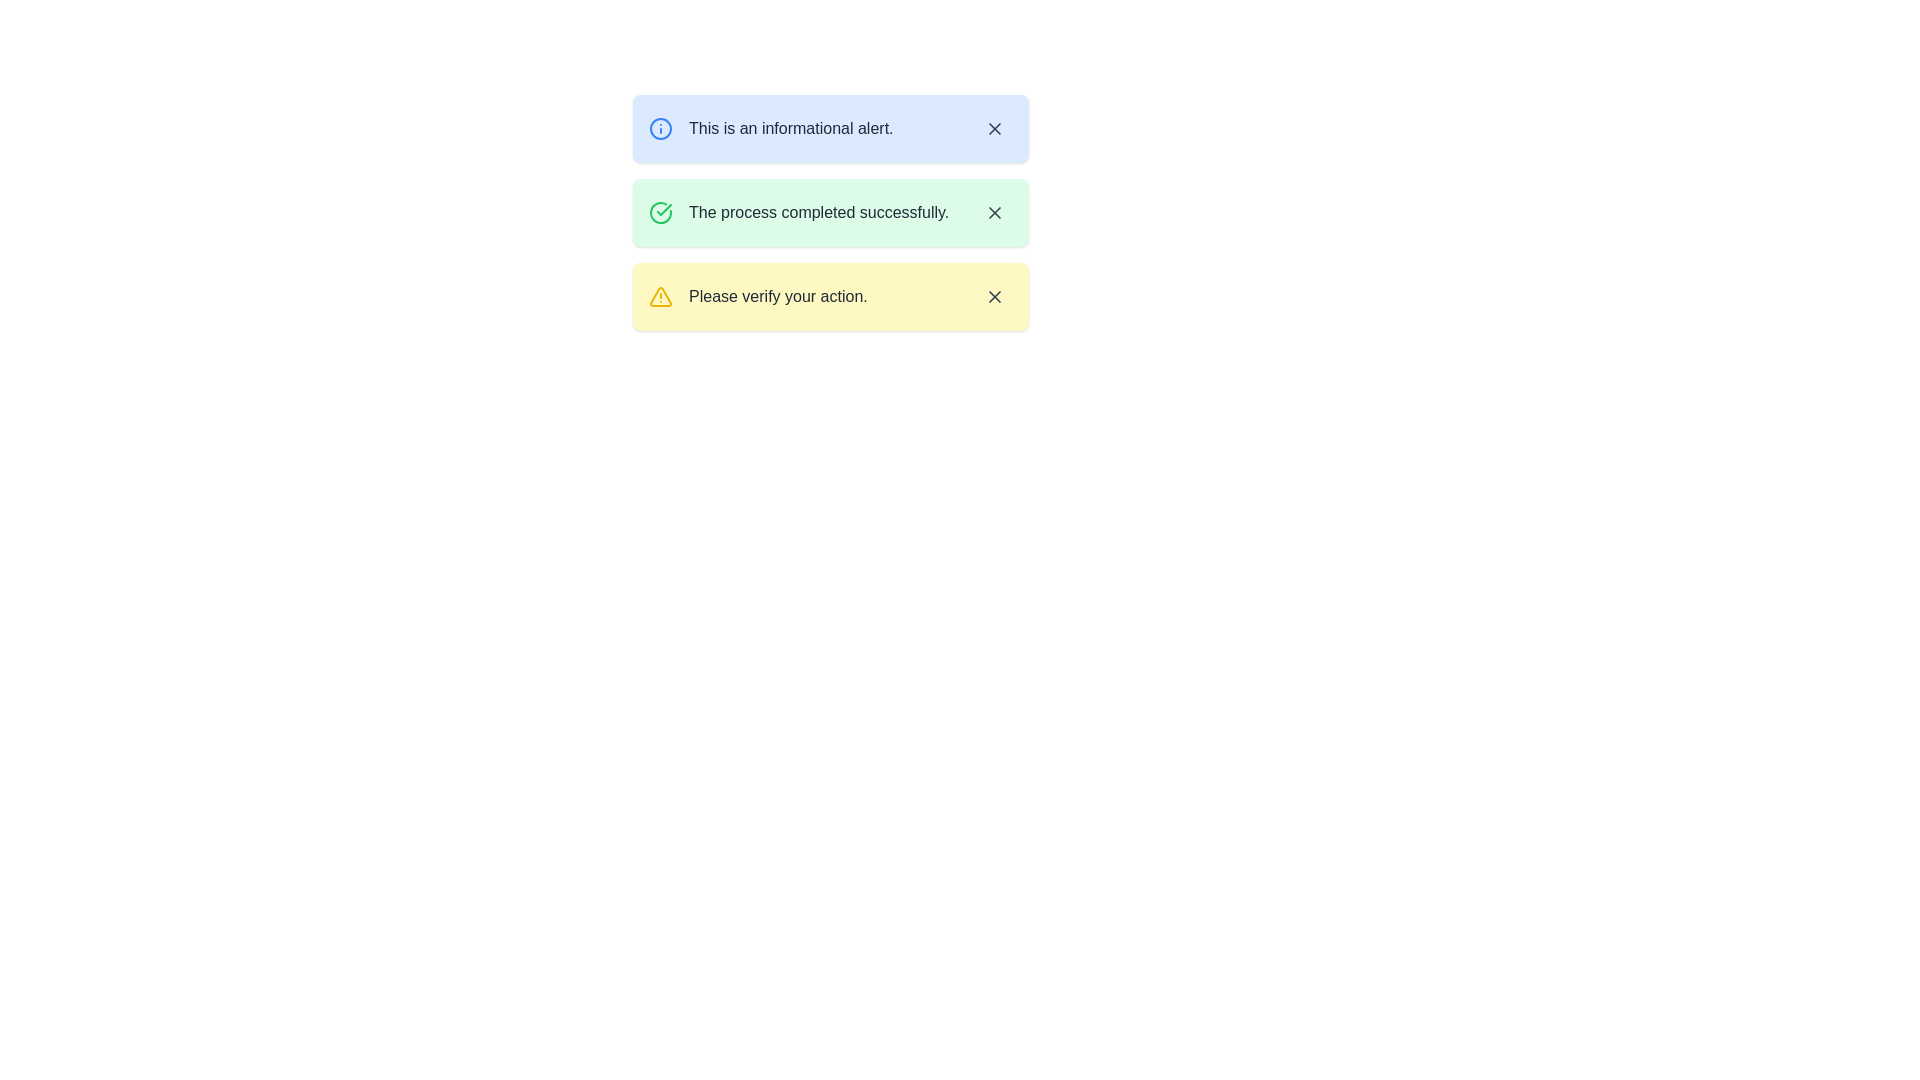  What do you see at coordinates (830, 212) in the screenshot?
I see `the notification bar with a green background that displays the message 'The process completed successfully.'` at bounding box center [830, 212].